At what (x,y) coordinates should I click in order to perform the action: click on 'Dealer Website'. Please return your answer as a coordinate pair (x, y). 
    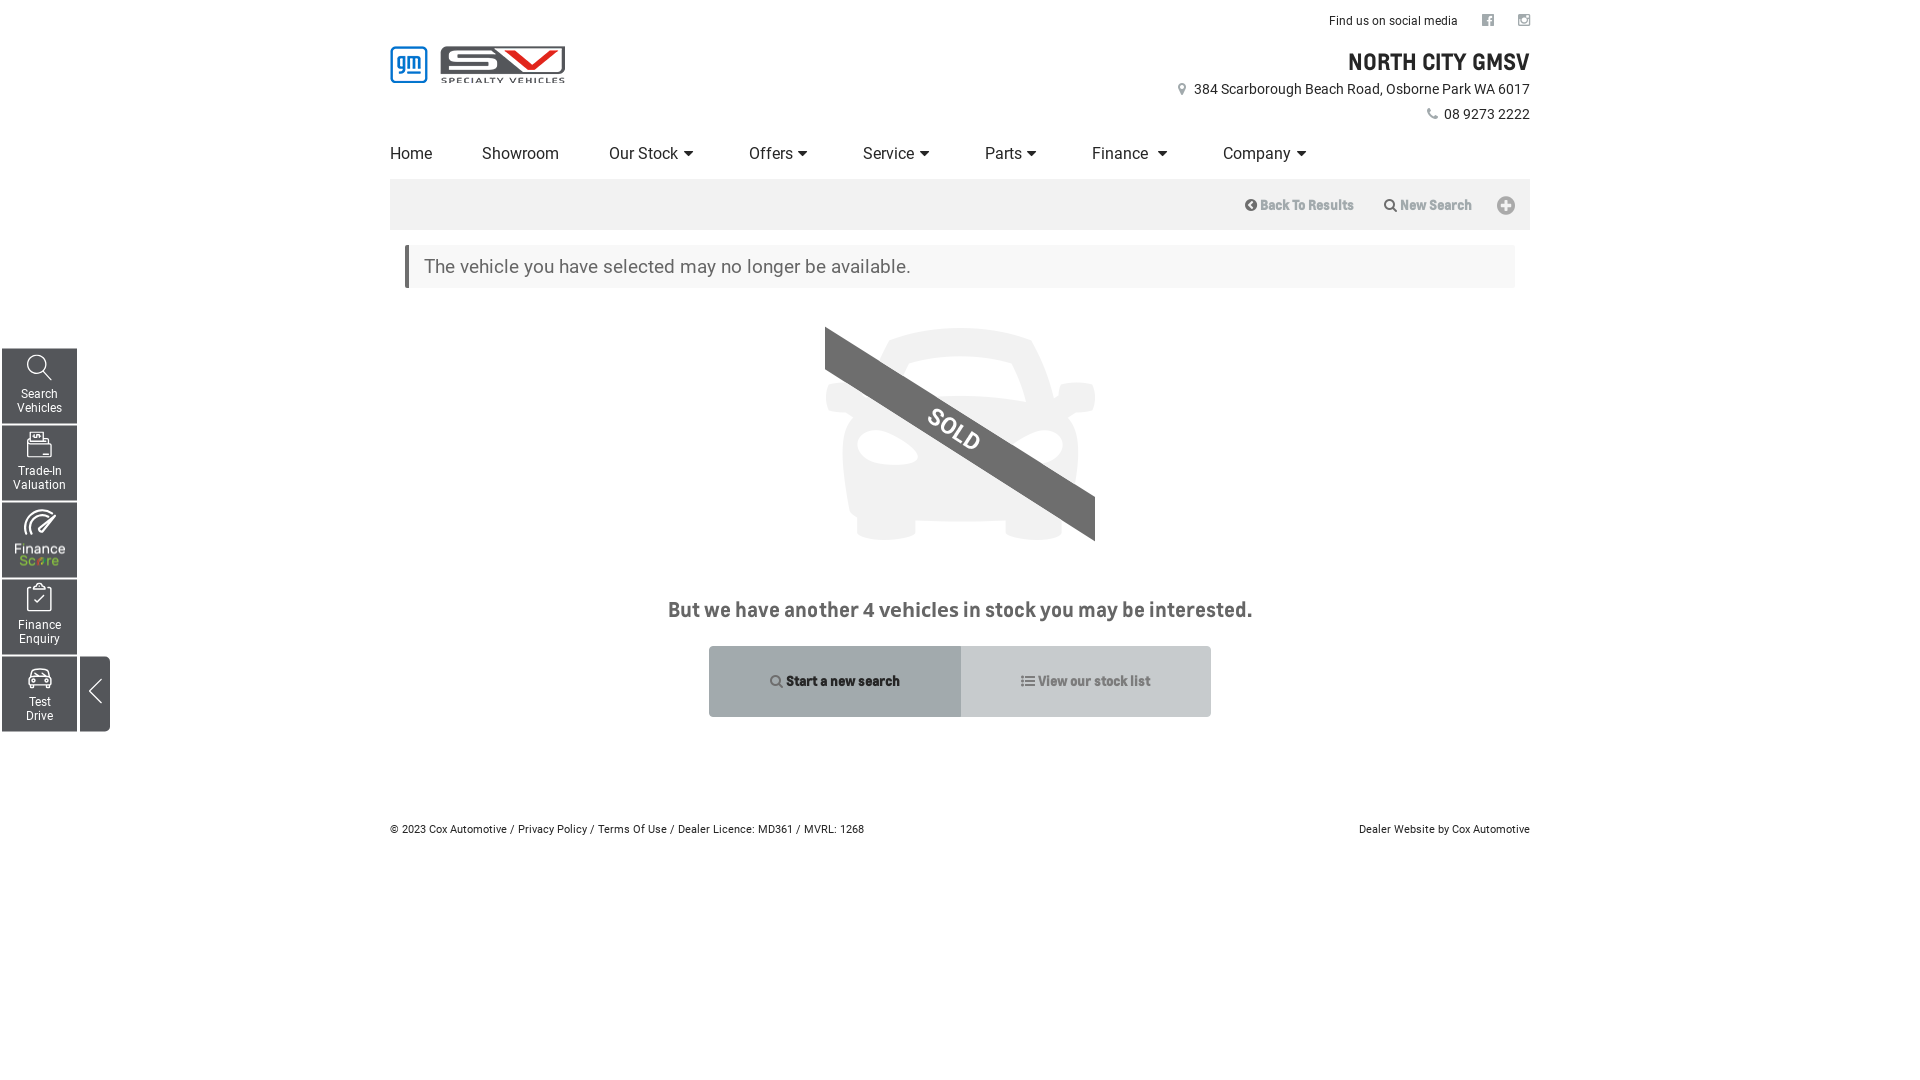
    Looking at the image, I should click on (1395, 829).